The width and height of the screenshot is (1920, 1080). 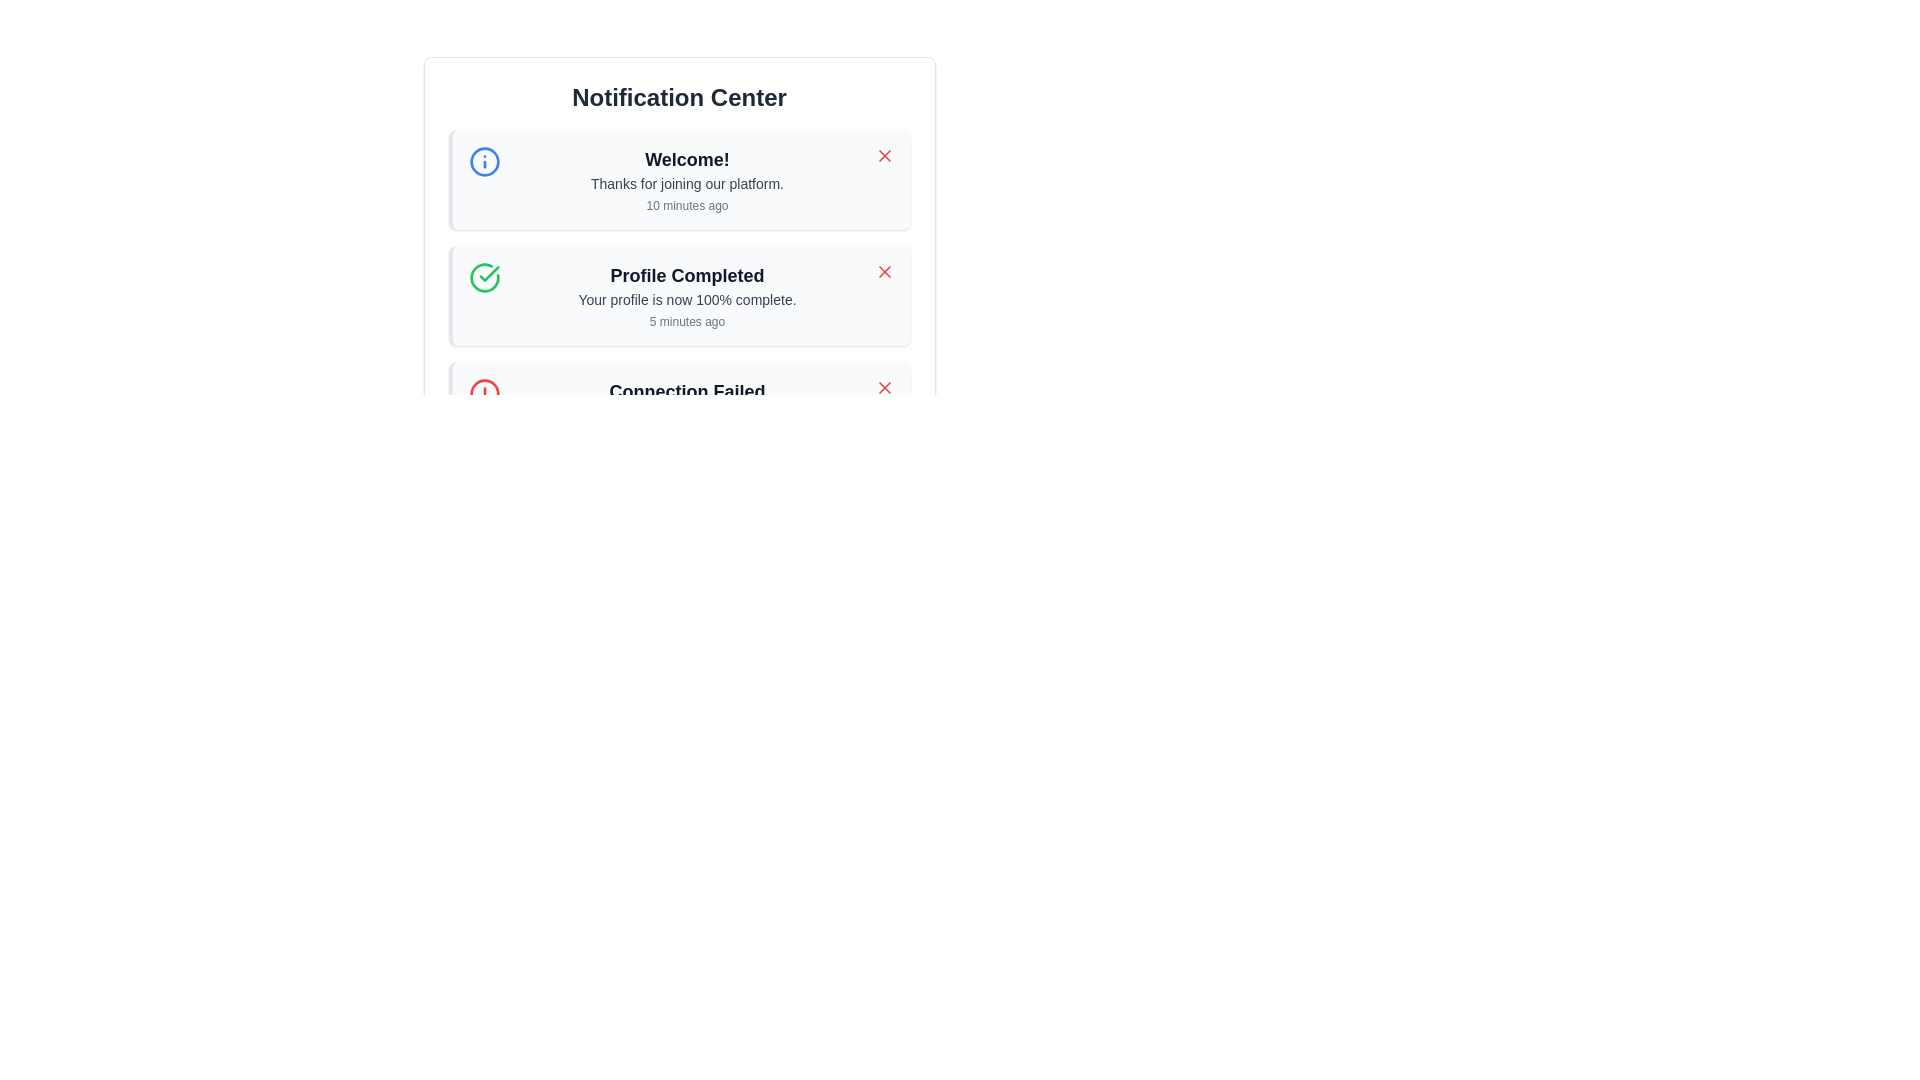 What do you see at coordinates (484, 161) in the screenshot?
I see `the decorative circle icon located in the top-left region of a notification item in the notification center interface` at bounding box center [484, 161].